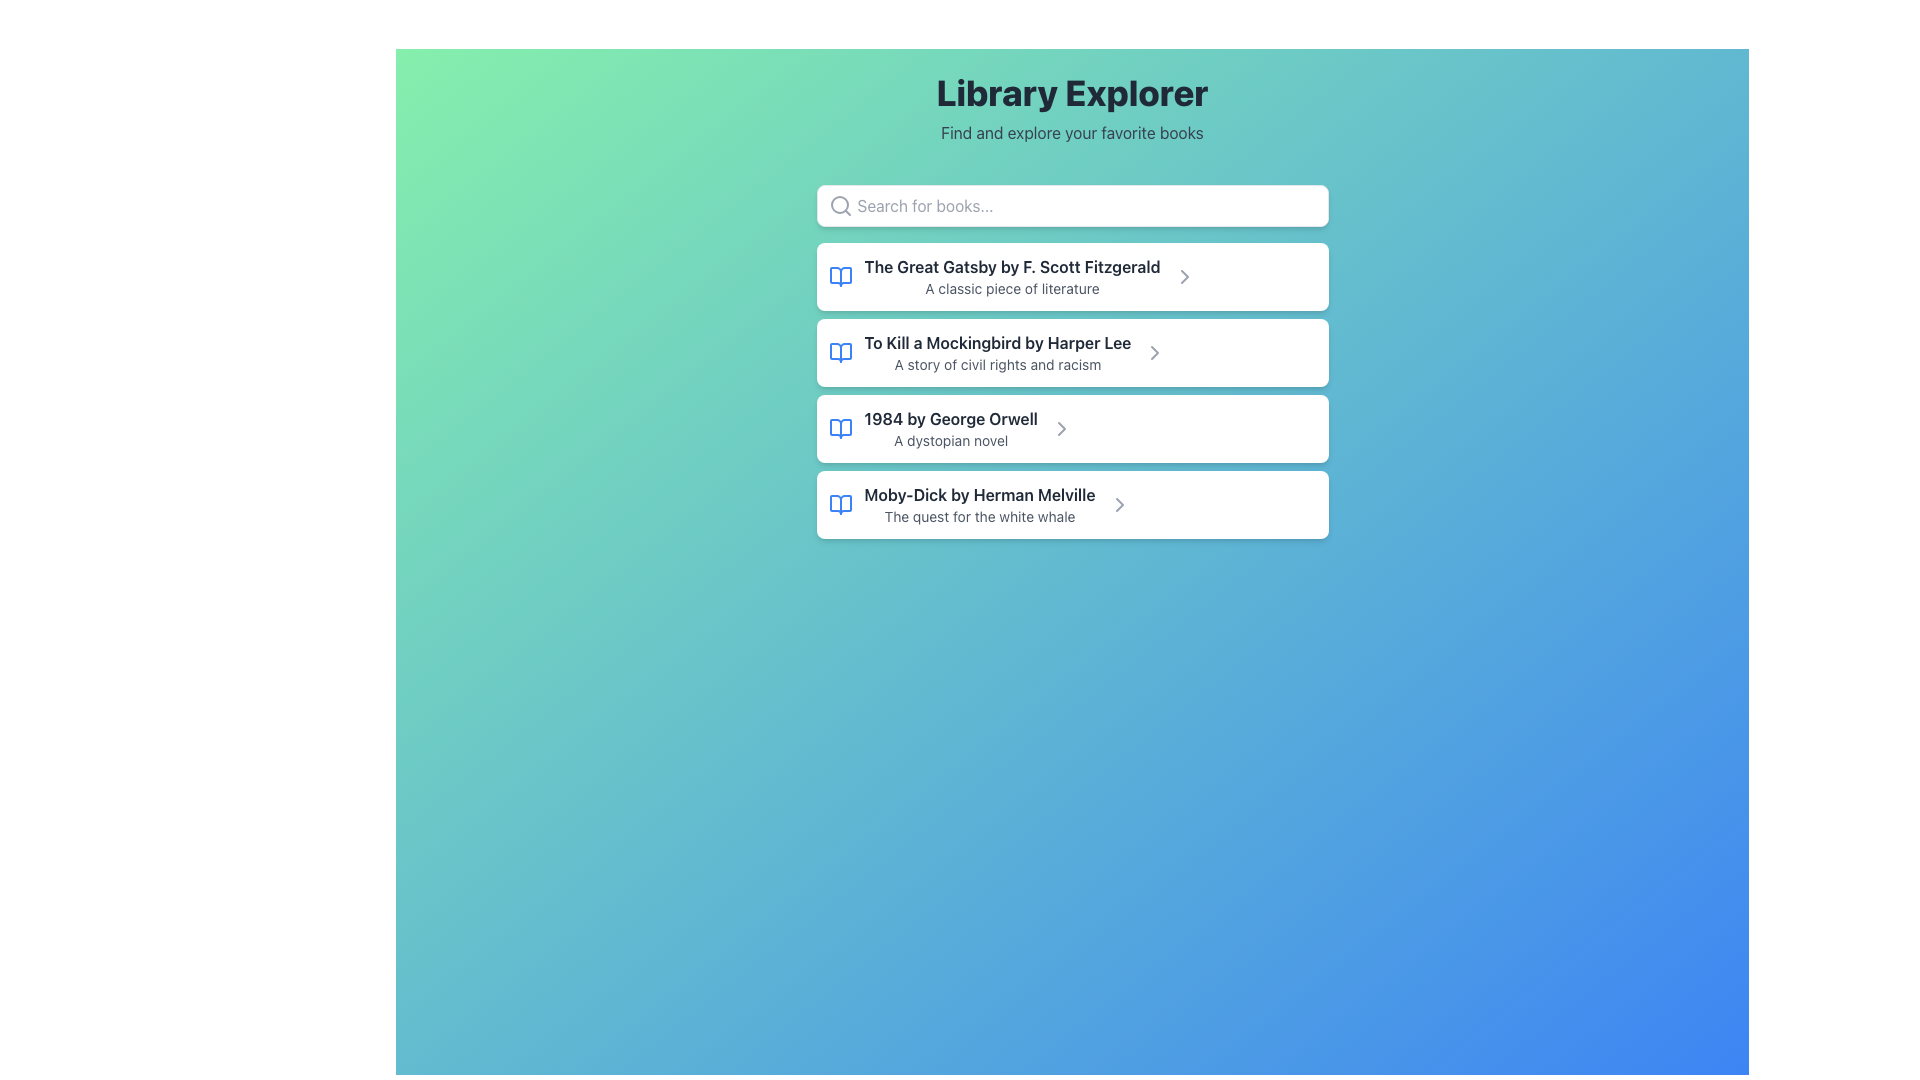 The image size is (1920, 1080). Describe the element at coordinates (1071, 92) in the screenshot. I see `the main heading text label at the top center of the page that indicates the library or book exploration purpose` at that location.